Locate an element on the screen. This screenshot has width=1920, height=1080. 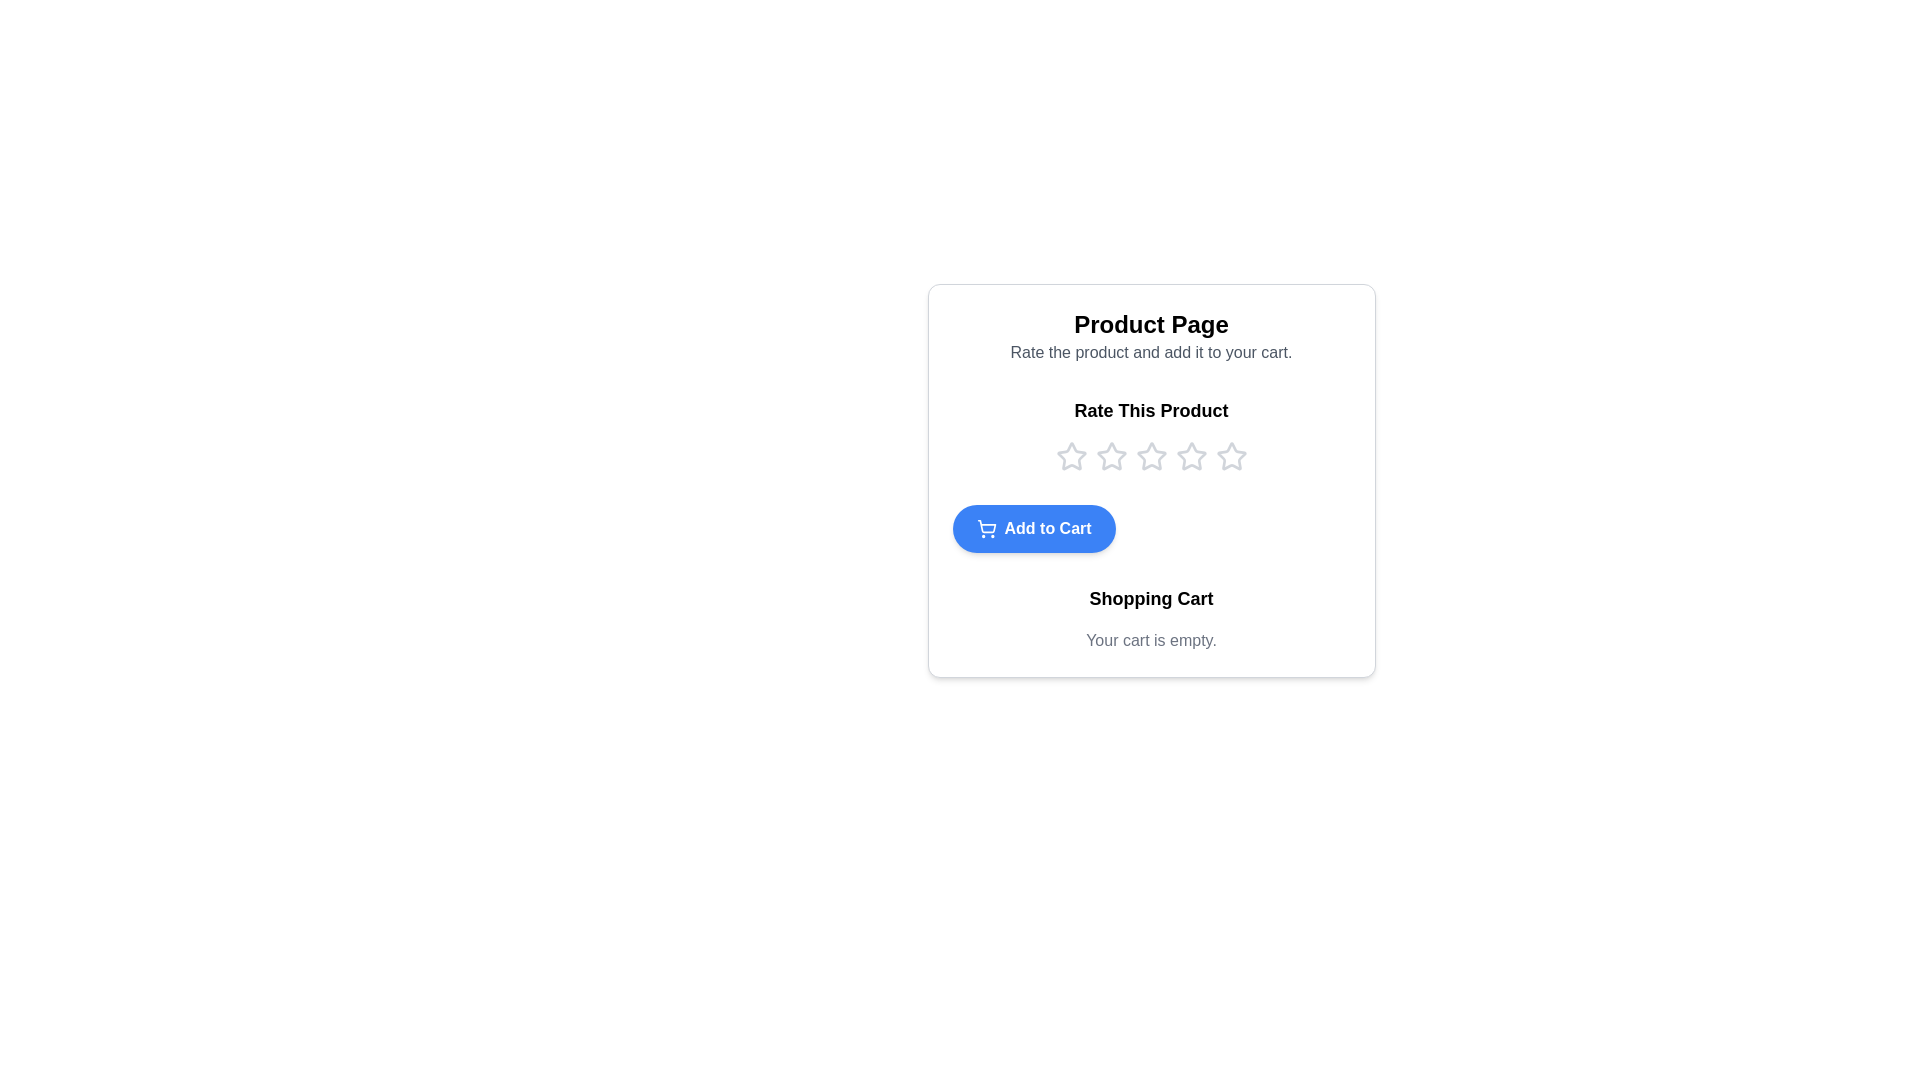
the 'Add to Cart' button is located at coordinates (1047, 527).